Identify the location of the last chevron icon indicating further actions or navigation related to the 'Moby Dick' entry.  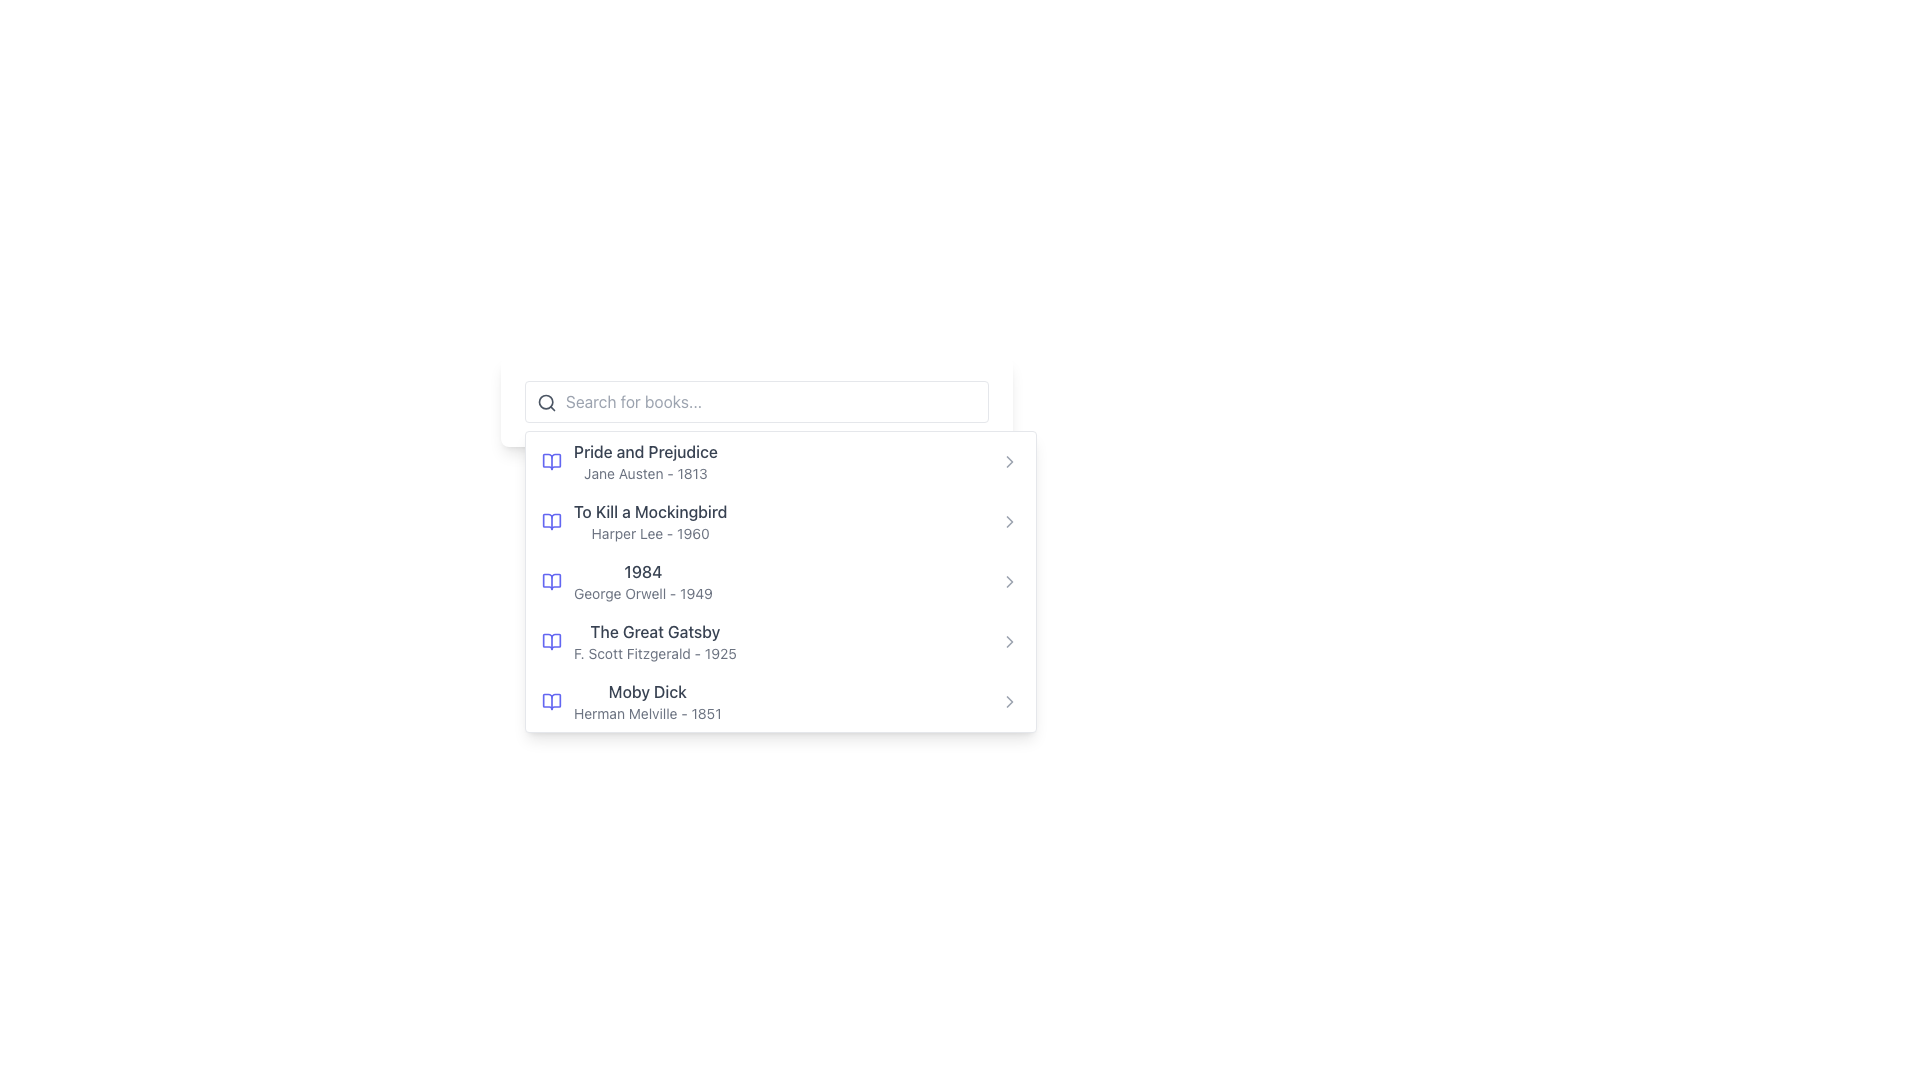
(1009, 701).